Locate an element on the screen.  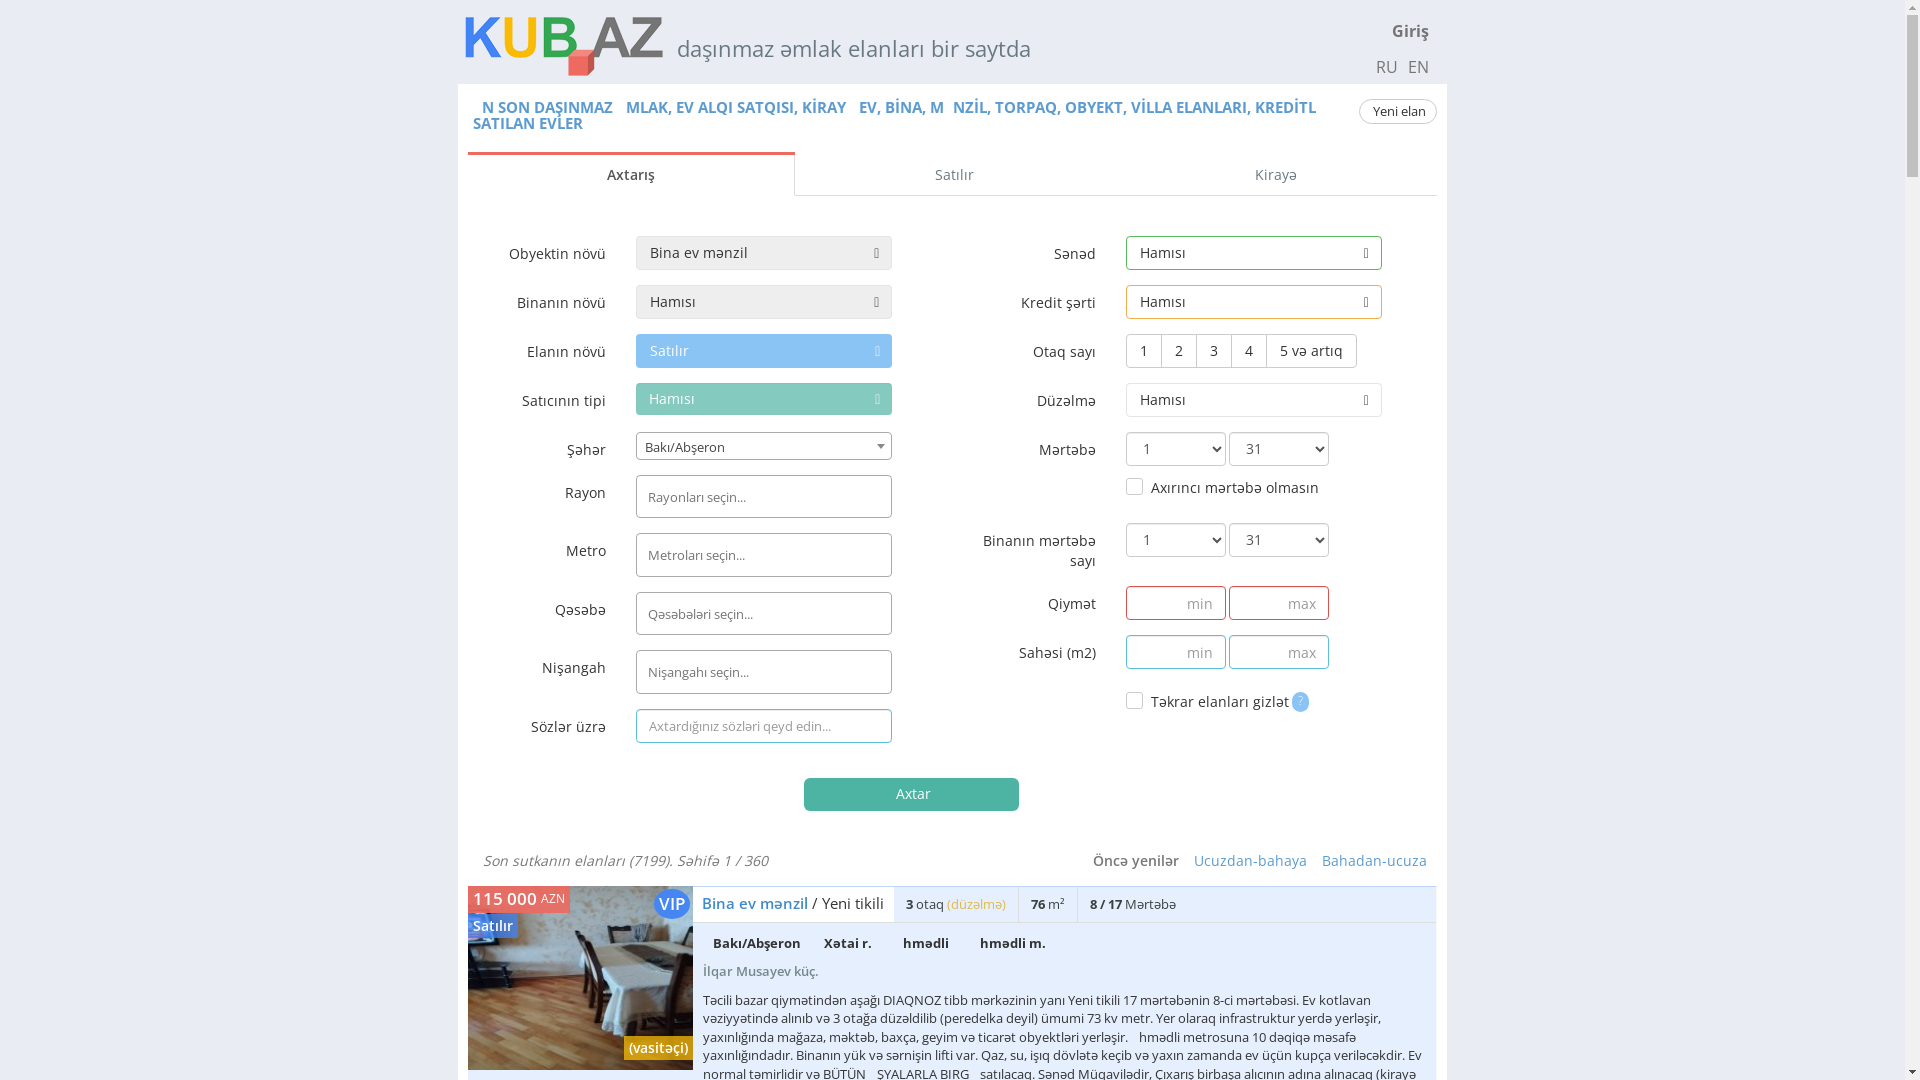
'Ucuzdan-bahaya' is located at coordinates (1249, 859).